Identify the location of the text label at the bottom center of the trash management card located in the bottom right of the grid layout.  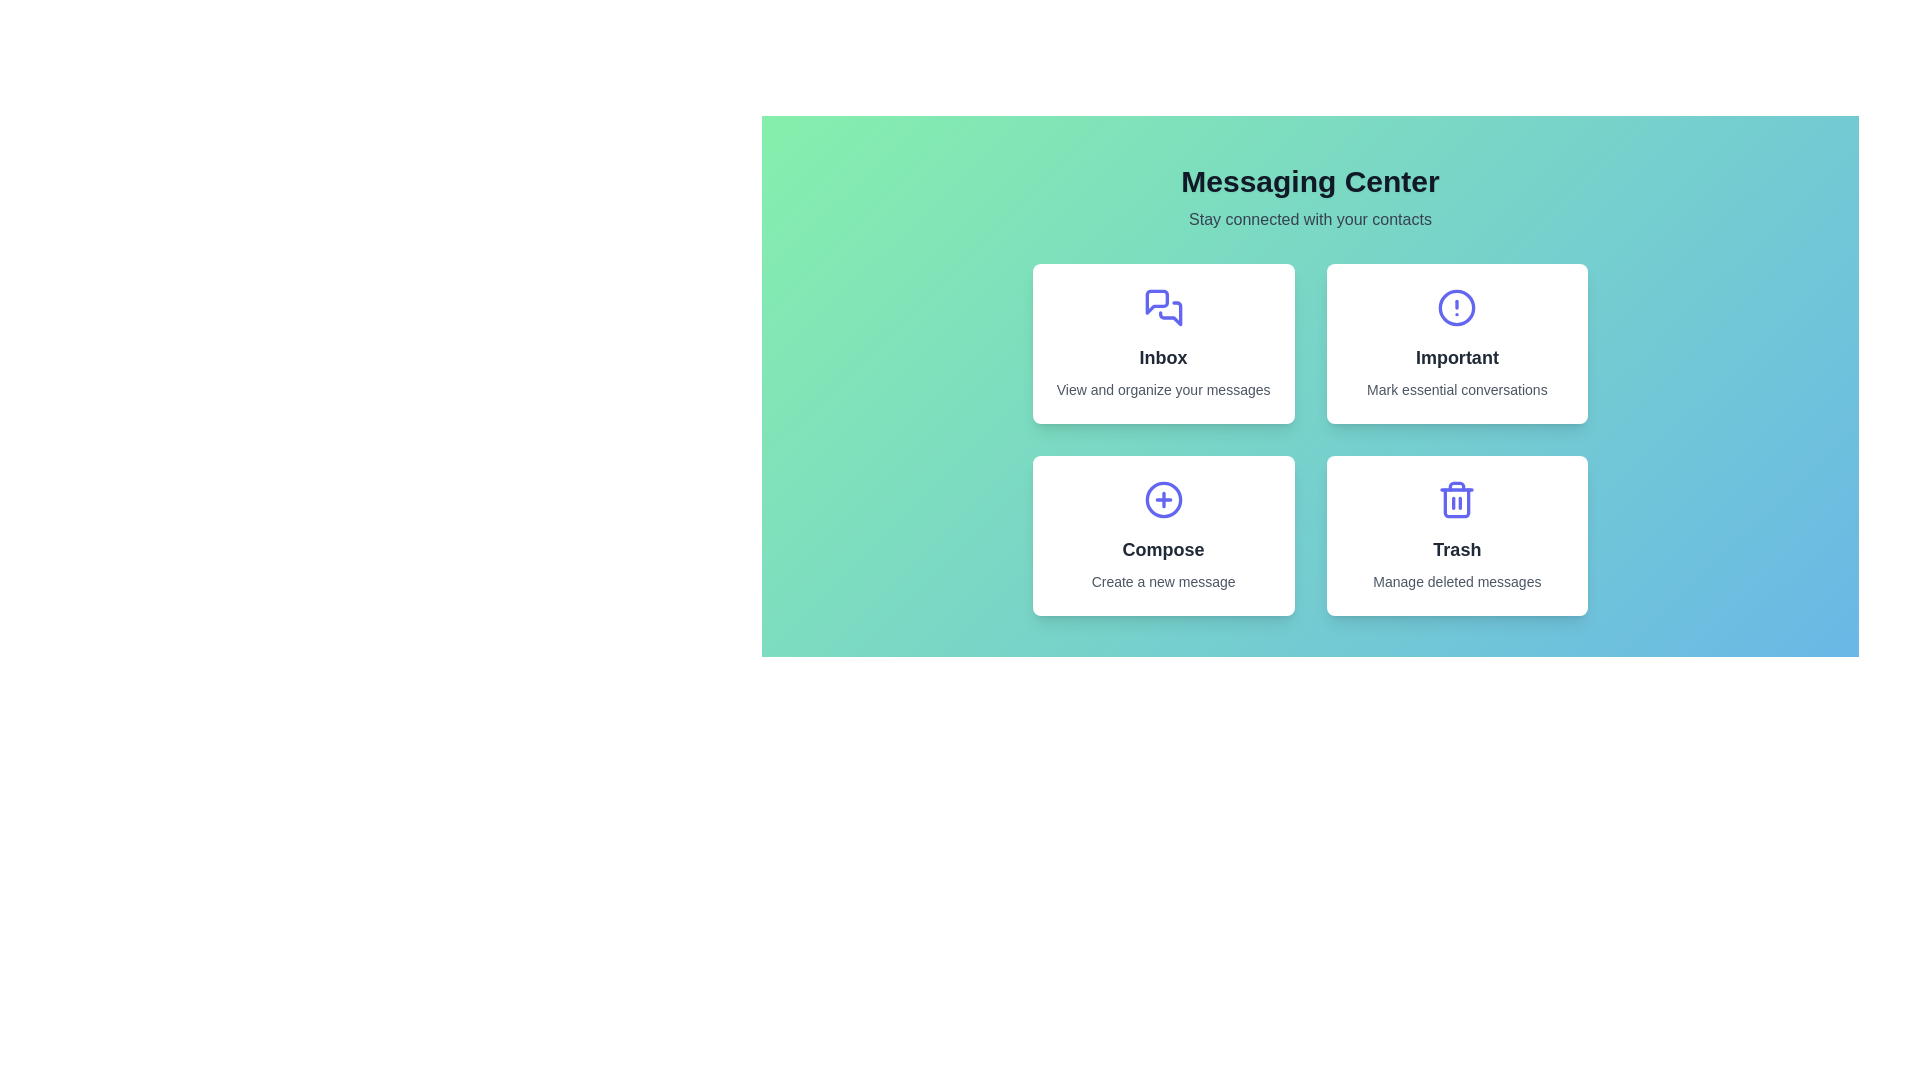
(1457, 550).